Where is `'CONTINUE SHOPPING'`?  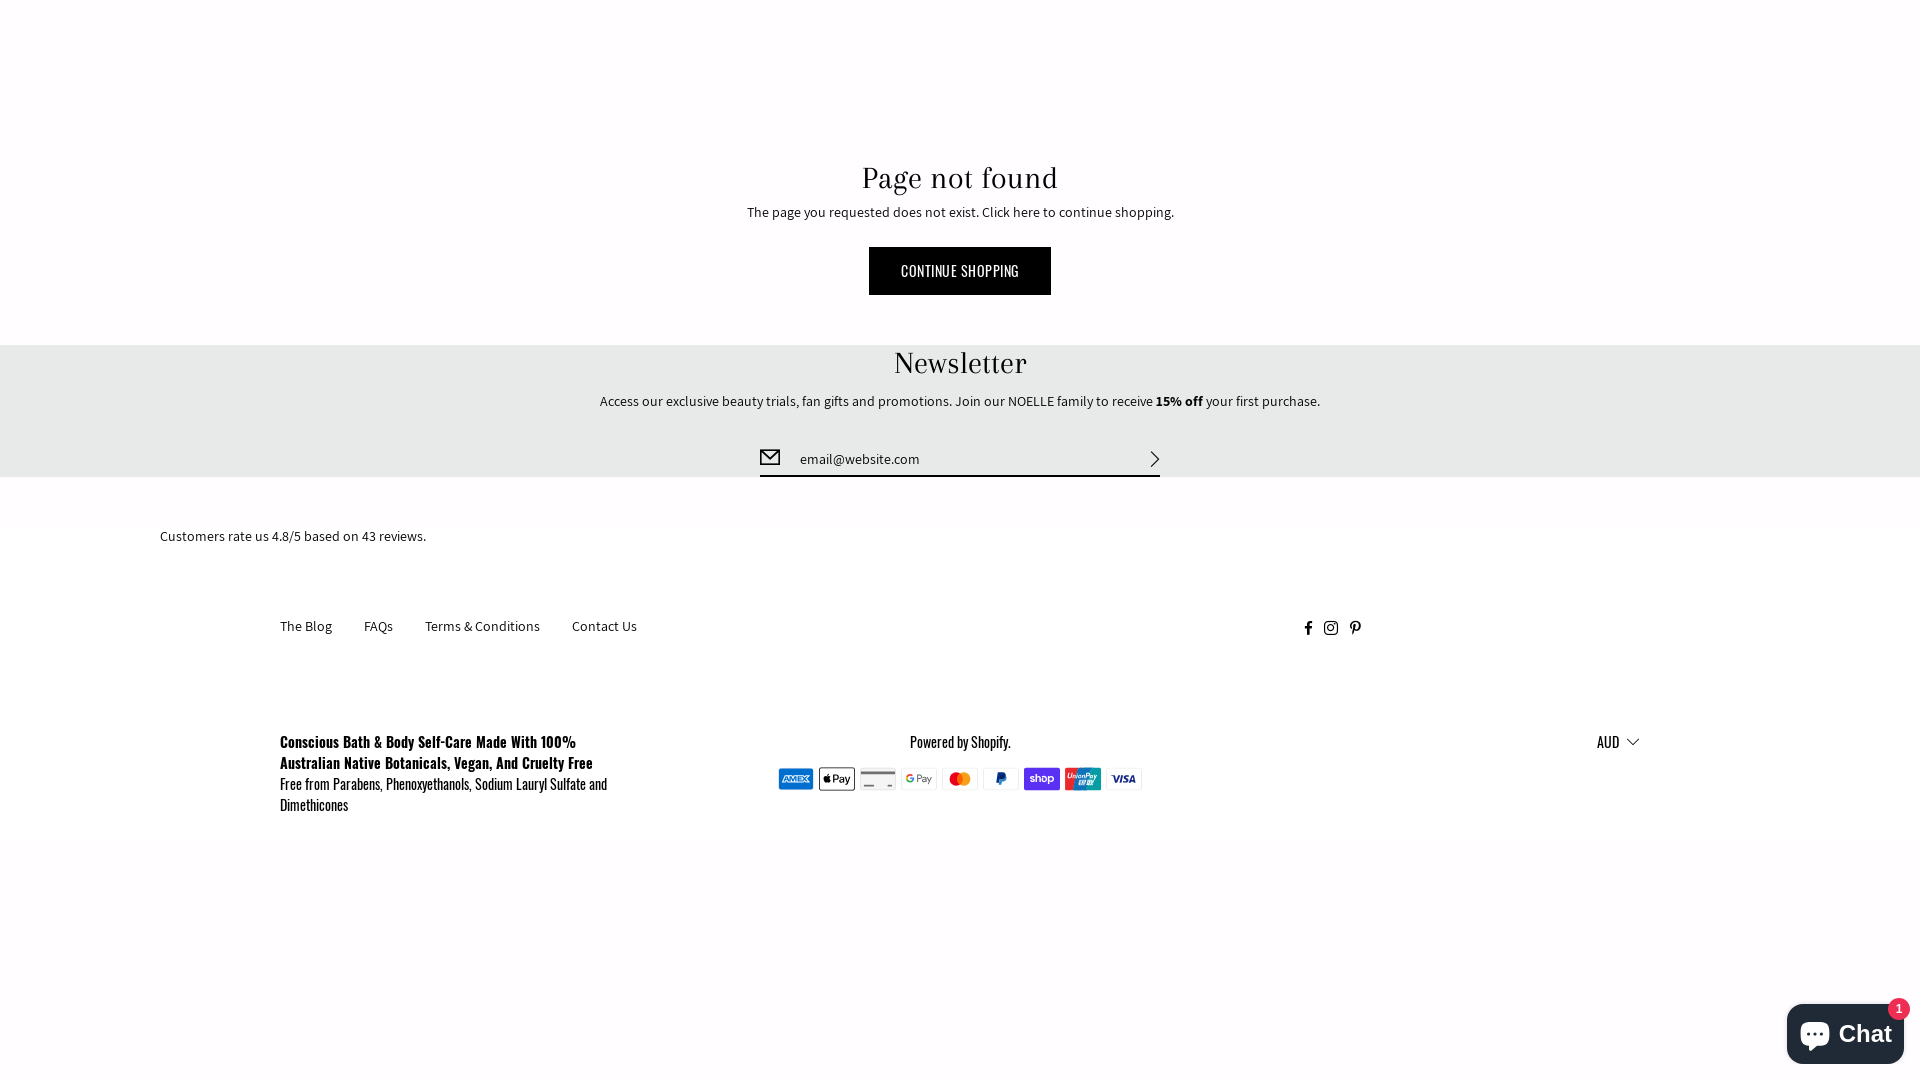
'CONTINUE SHOPPING' is located at coordinates (960, 270).